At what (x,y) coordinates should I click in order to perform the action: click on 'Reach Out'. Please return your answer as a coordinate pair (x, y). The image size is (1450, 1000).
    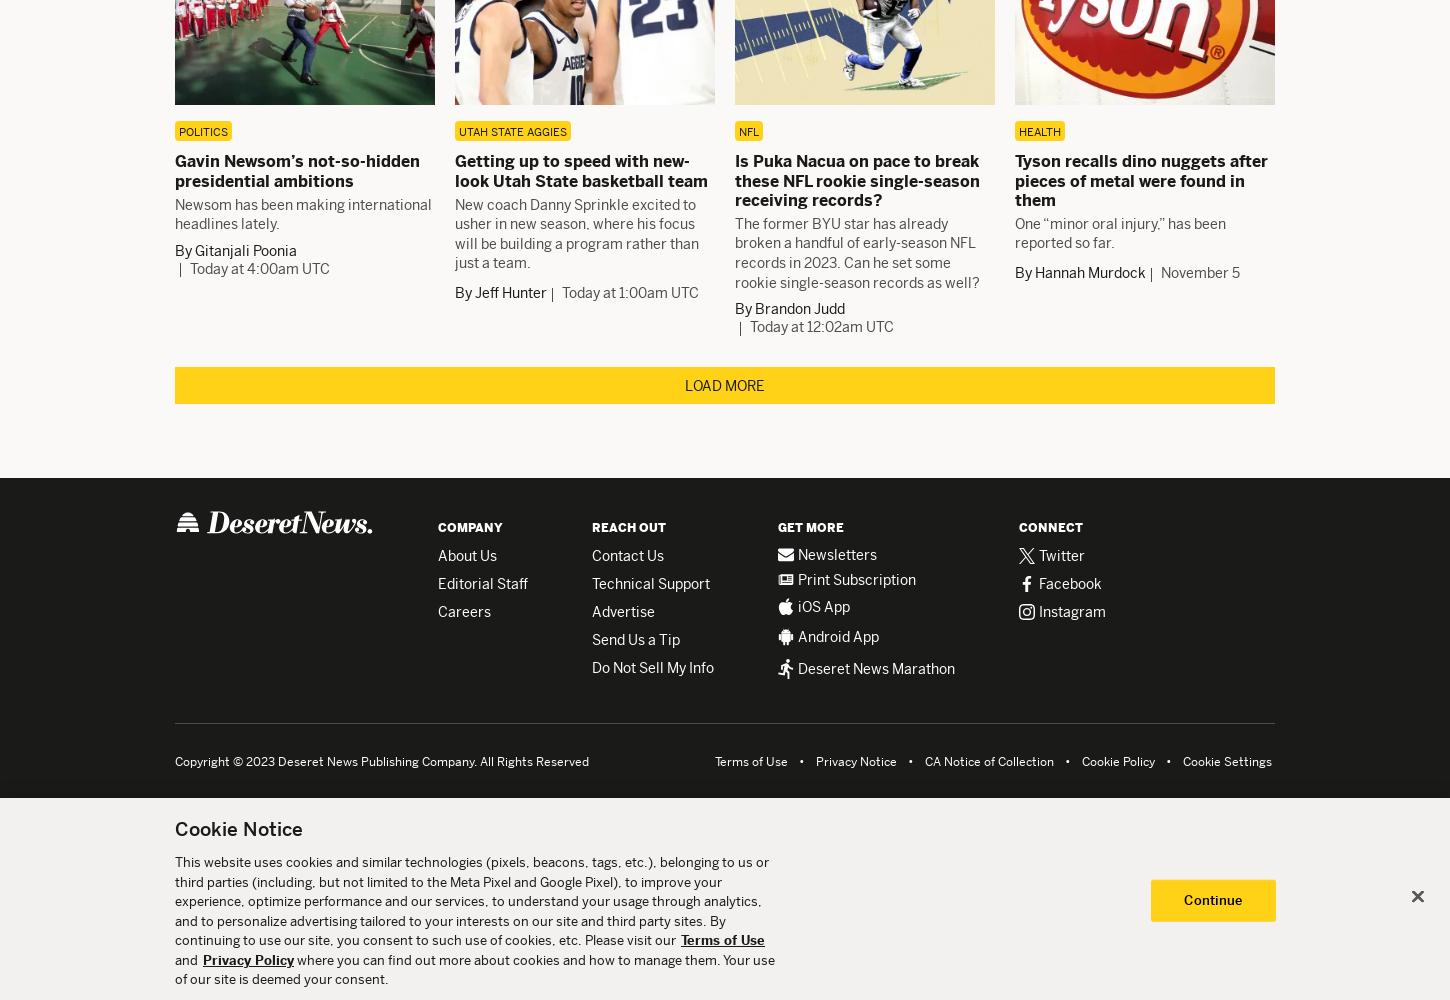
    Looking at the image, I should click on (628, 528).